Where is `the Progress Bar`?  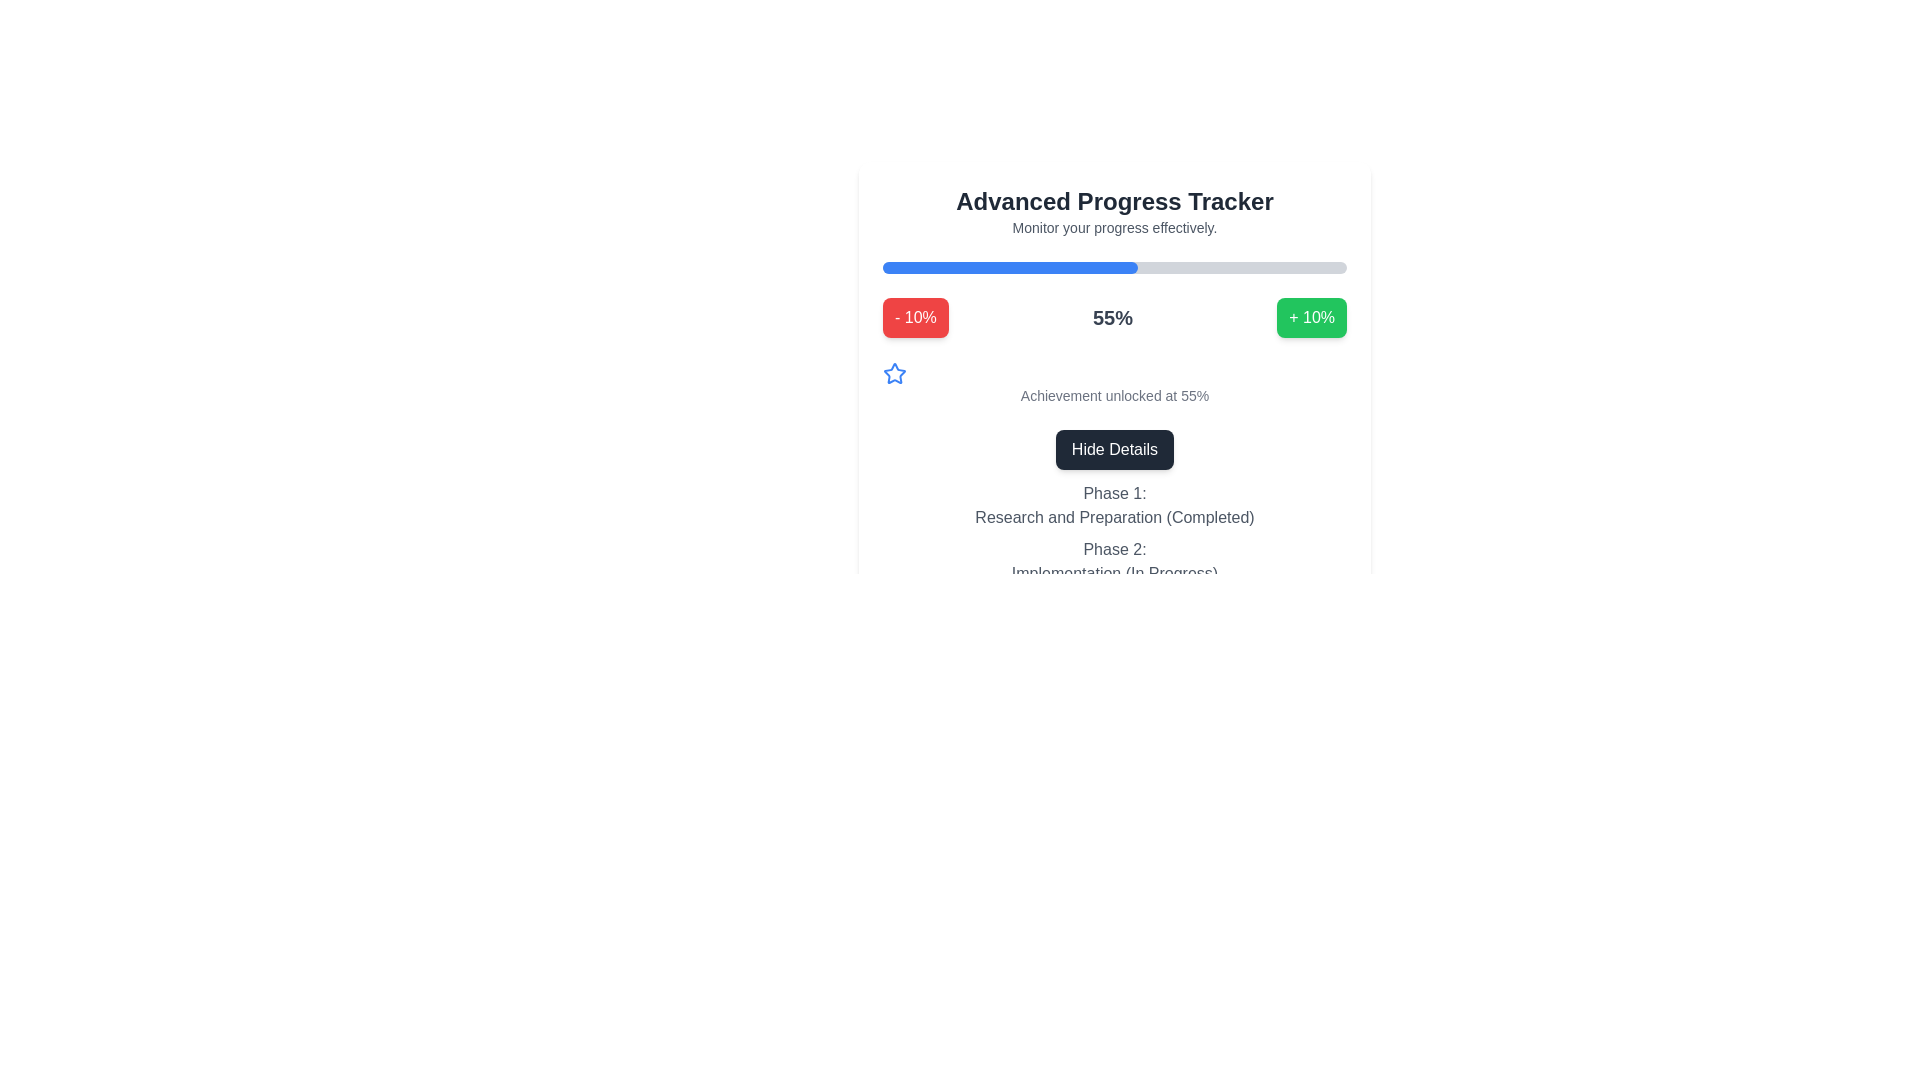 the Progress Bar is located at coordinates (1113, 266).